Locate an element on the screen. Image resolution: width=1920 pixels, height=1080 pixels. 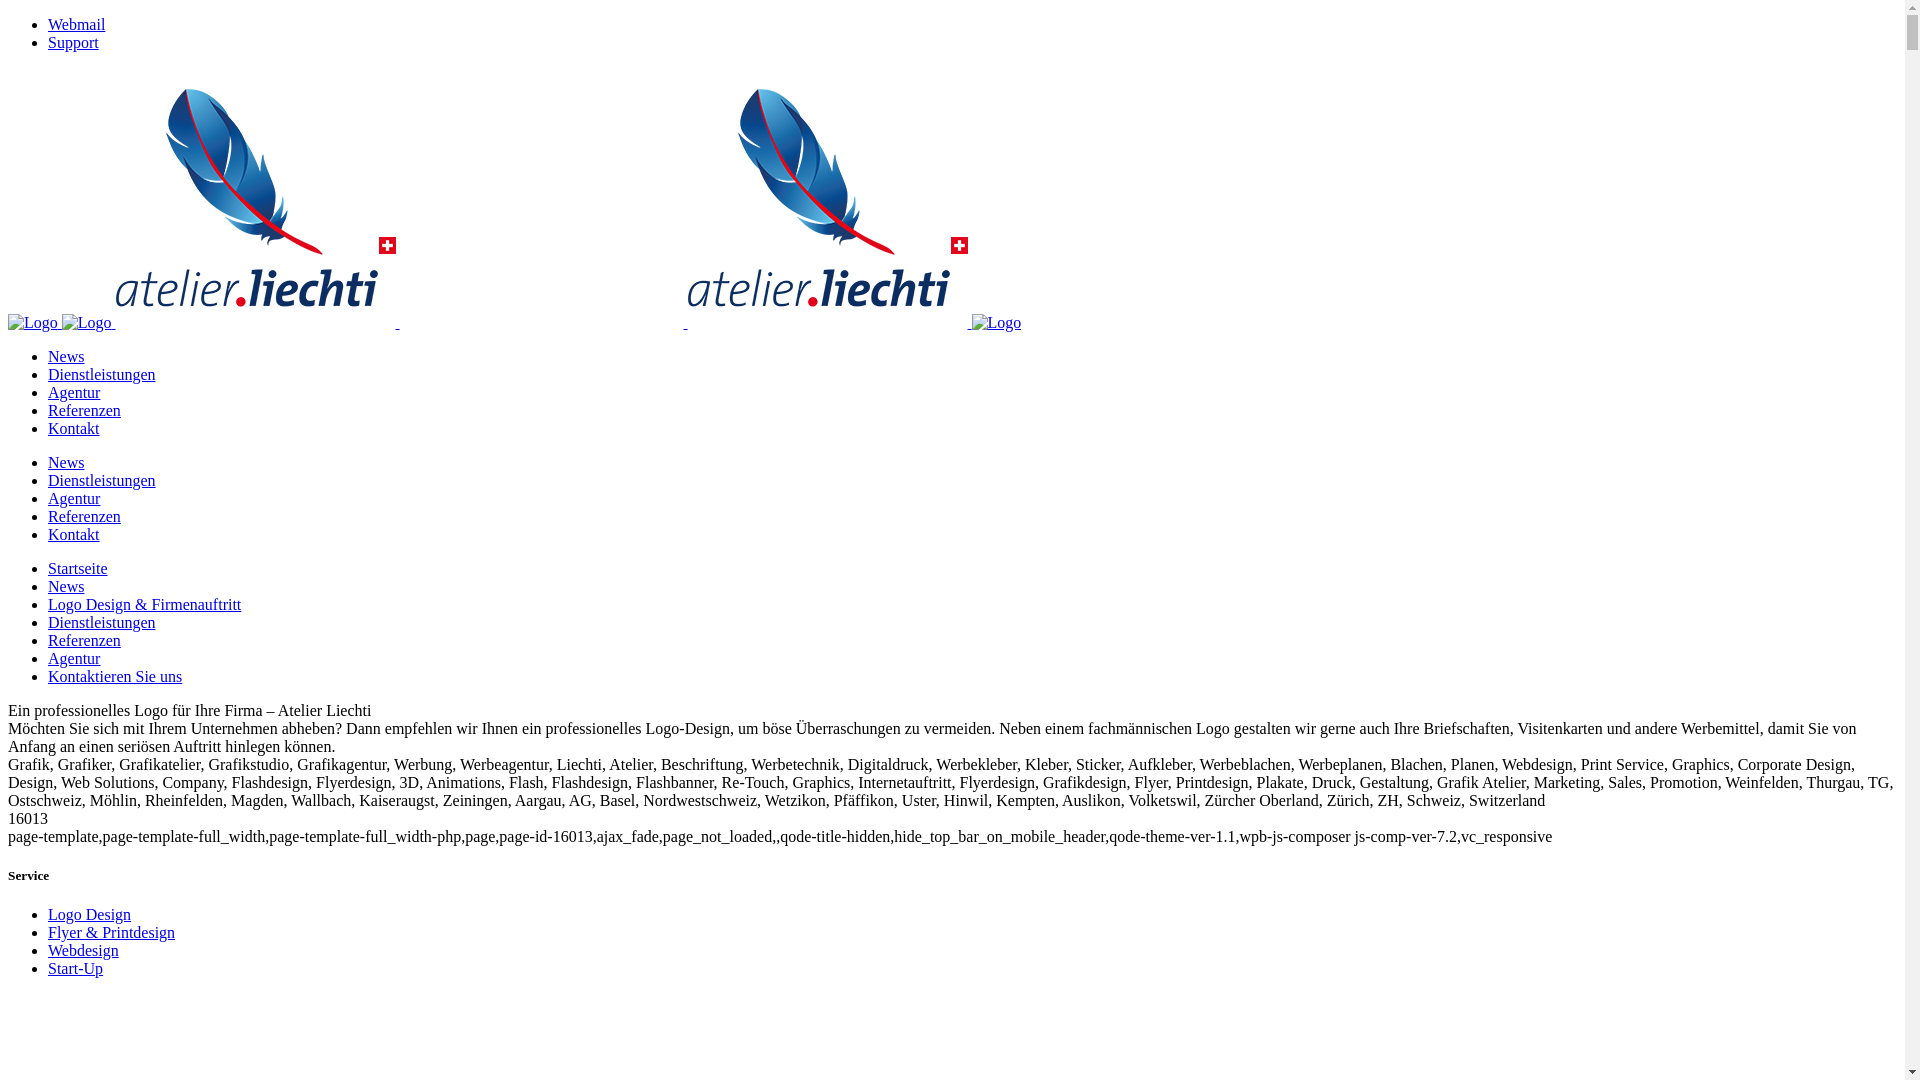
'Kontakt' is located at coordinates (73, 427).